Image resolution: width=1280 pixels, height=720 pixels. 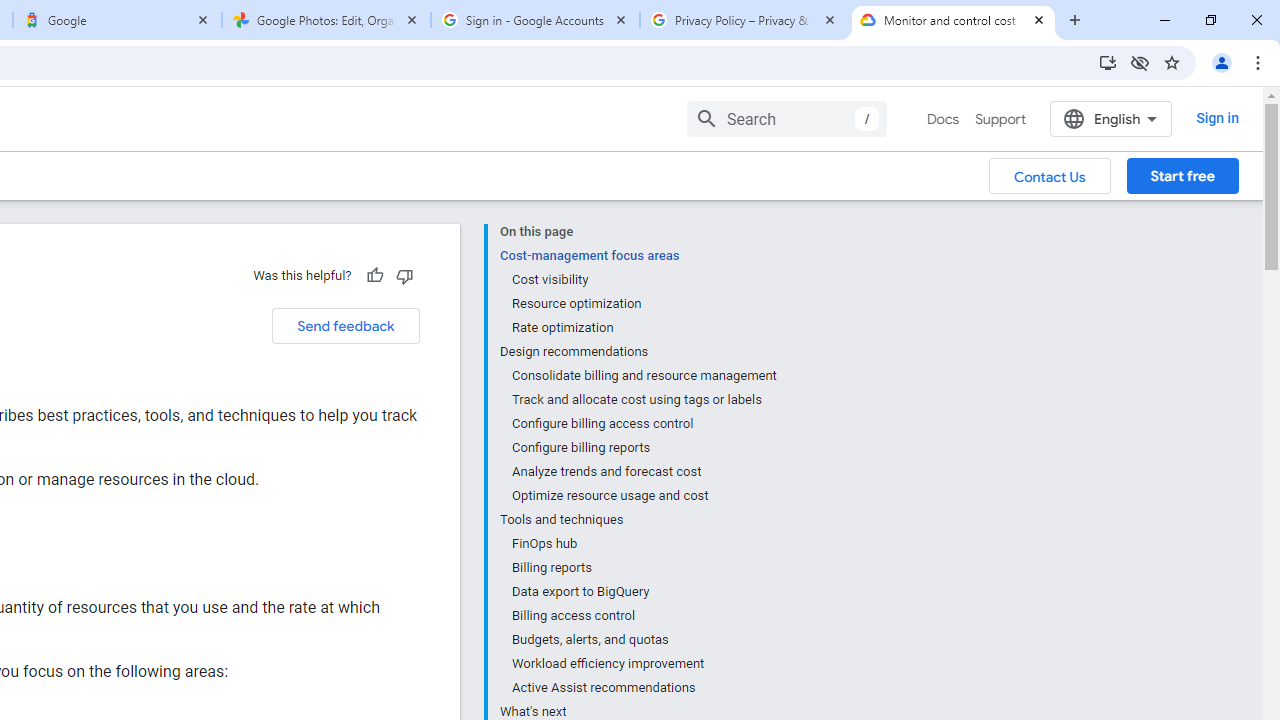 What do you see at coordinates (345, 325) in the screenshot?
I see `'Send feedback'` at bounding box center [345, 325].